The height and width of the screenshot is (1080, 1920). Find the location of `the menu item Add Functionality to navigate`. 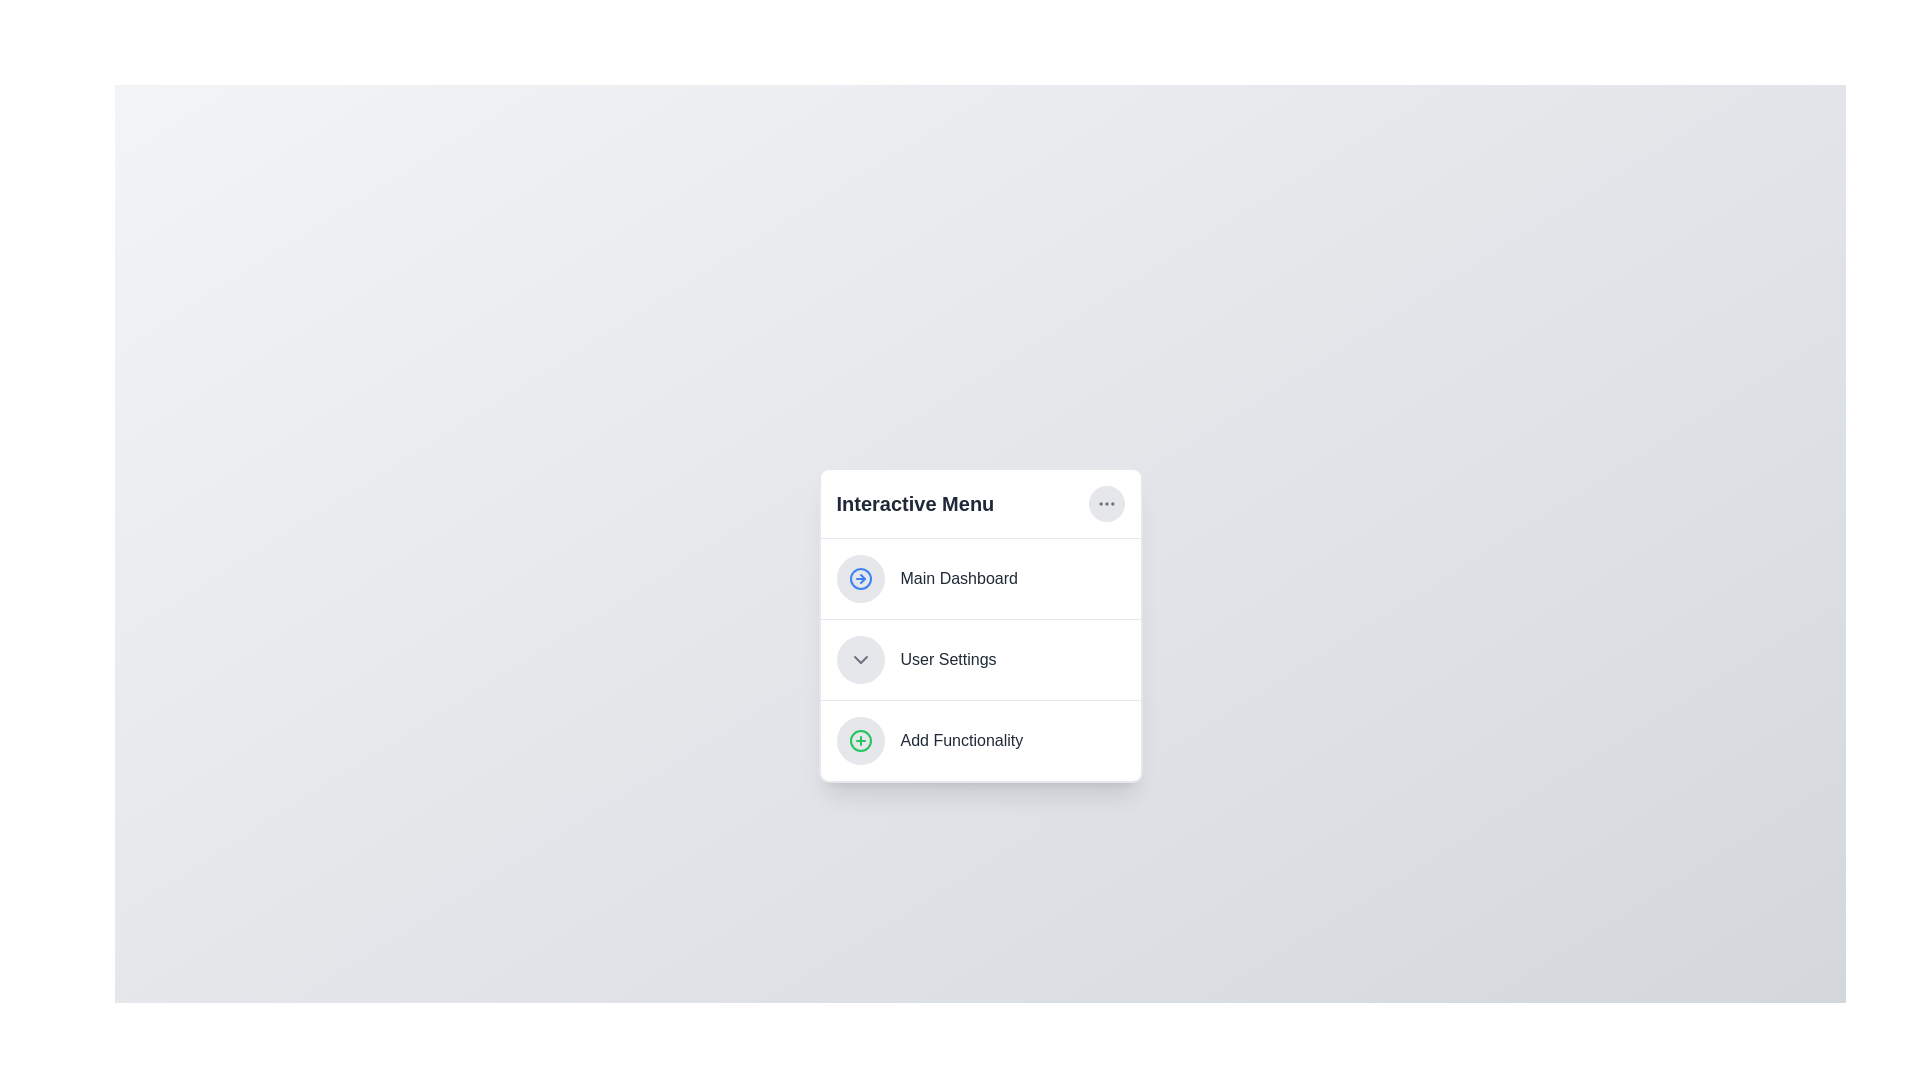

the menu item Add Functionality to navigate is located at coordinates (980, 740).